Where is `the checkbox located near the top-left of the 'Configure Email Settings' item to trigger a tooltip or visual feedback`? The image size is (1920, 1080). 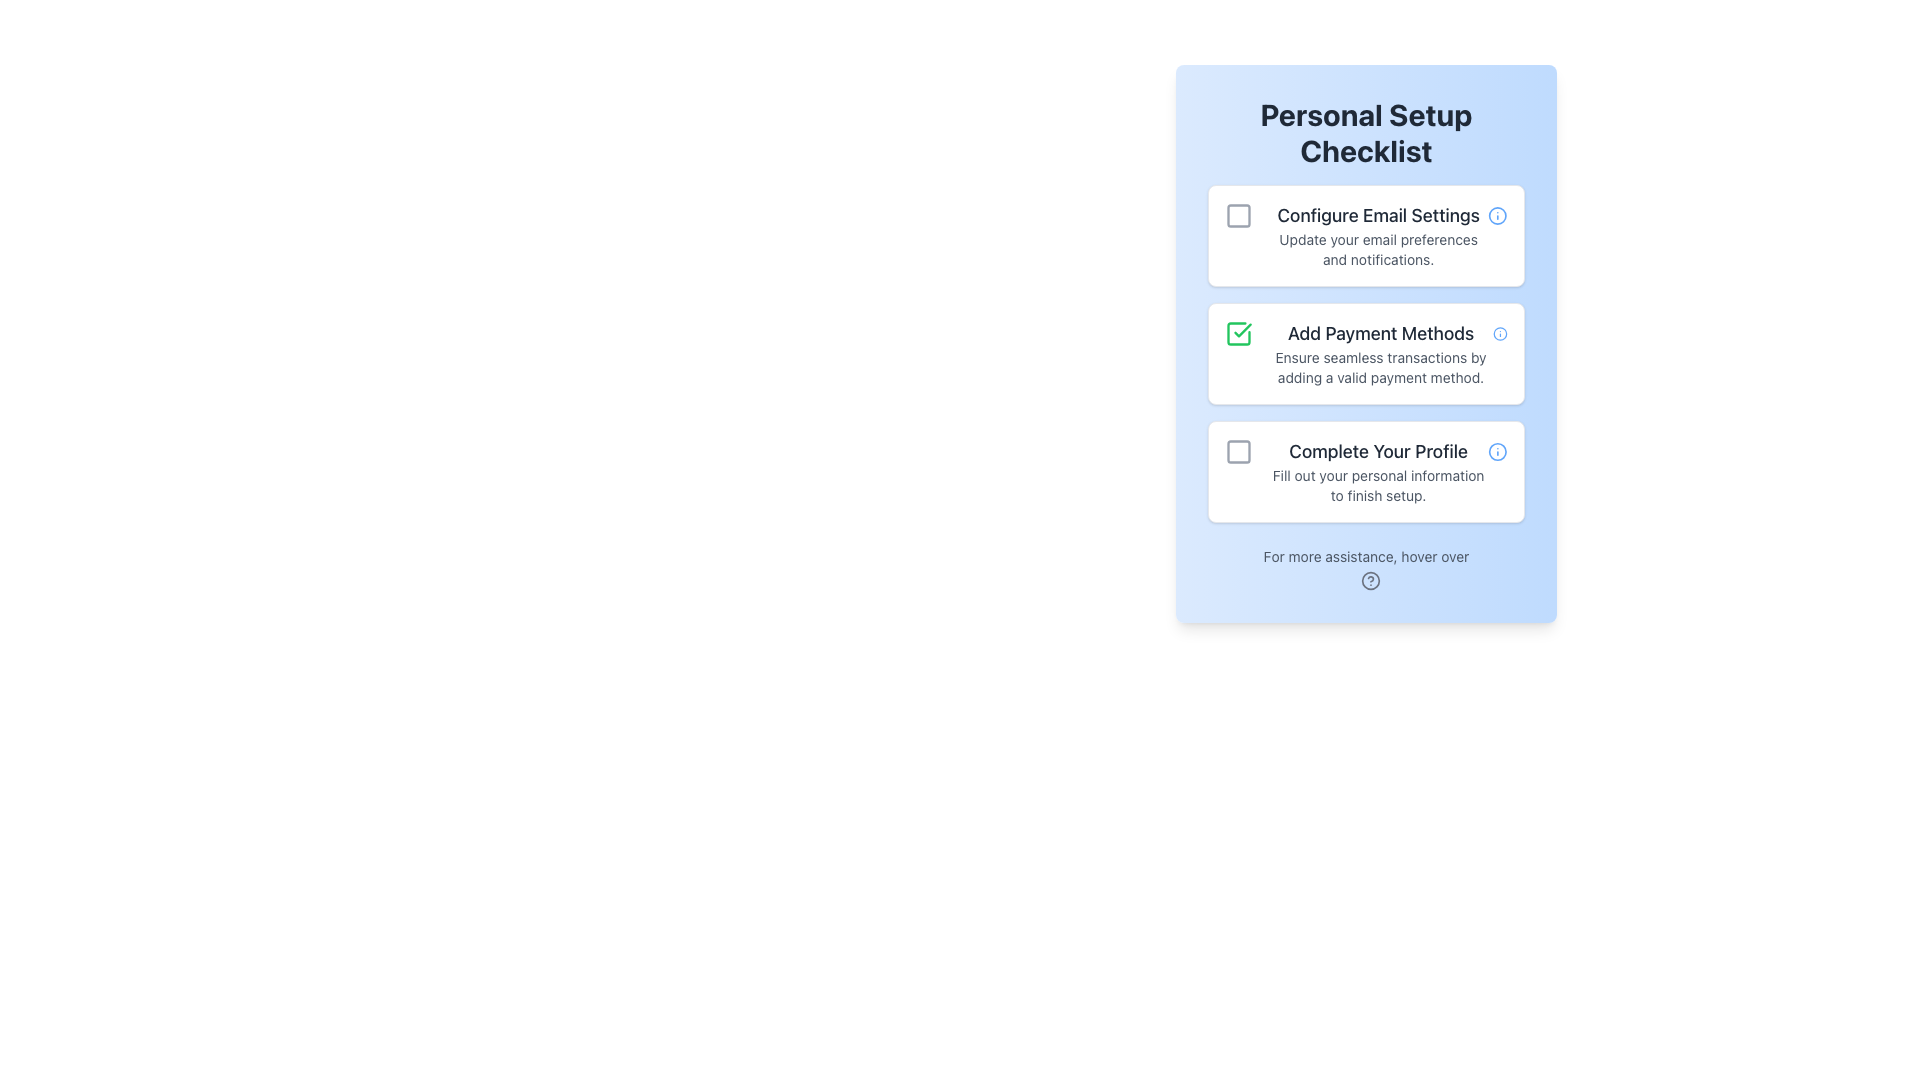 the checkbox located near the top-left of the 'Configure Email Settings' item to trigger a tooltip or visual feedback is located at coordinates (1237, 216).